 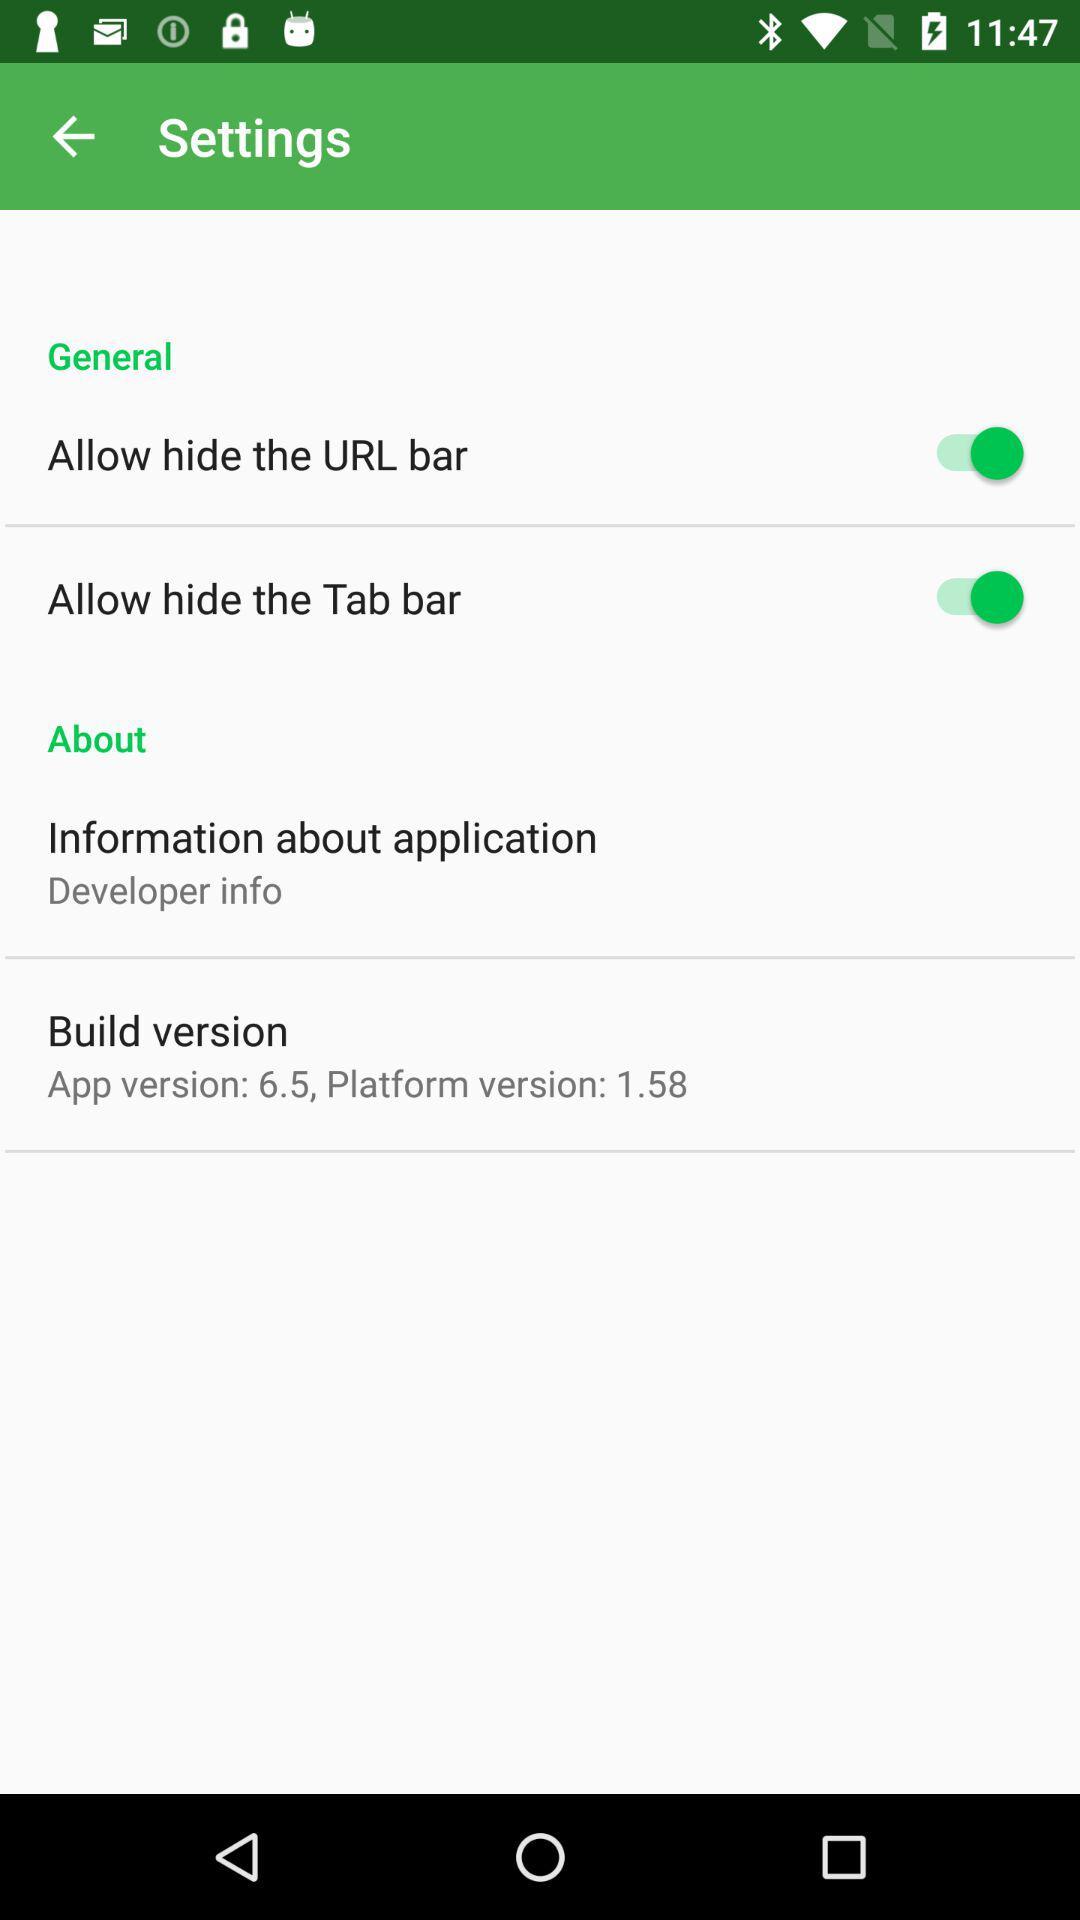 What do you see at coordinates (167, 1029) in the screenshot?
I see `the build version icon` at bounding box center [167, 1029].